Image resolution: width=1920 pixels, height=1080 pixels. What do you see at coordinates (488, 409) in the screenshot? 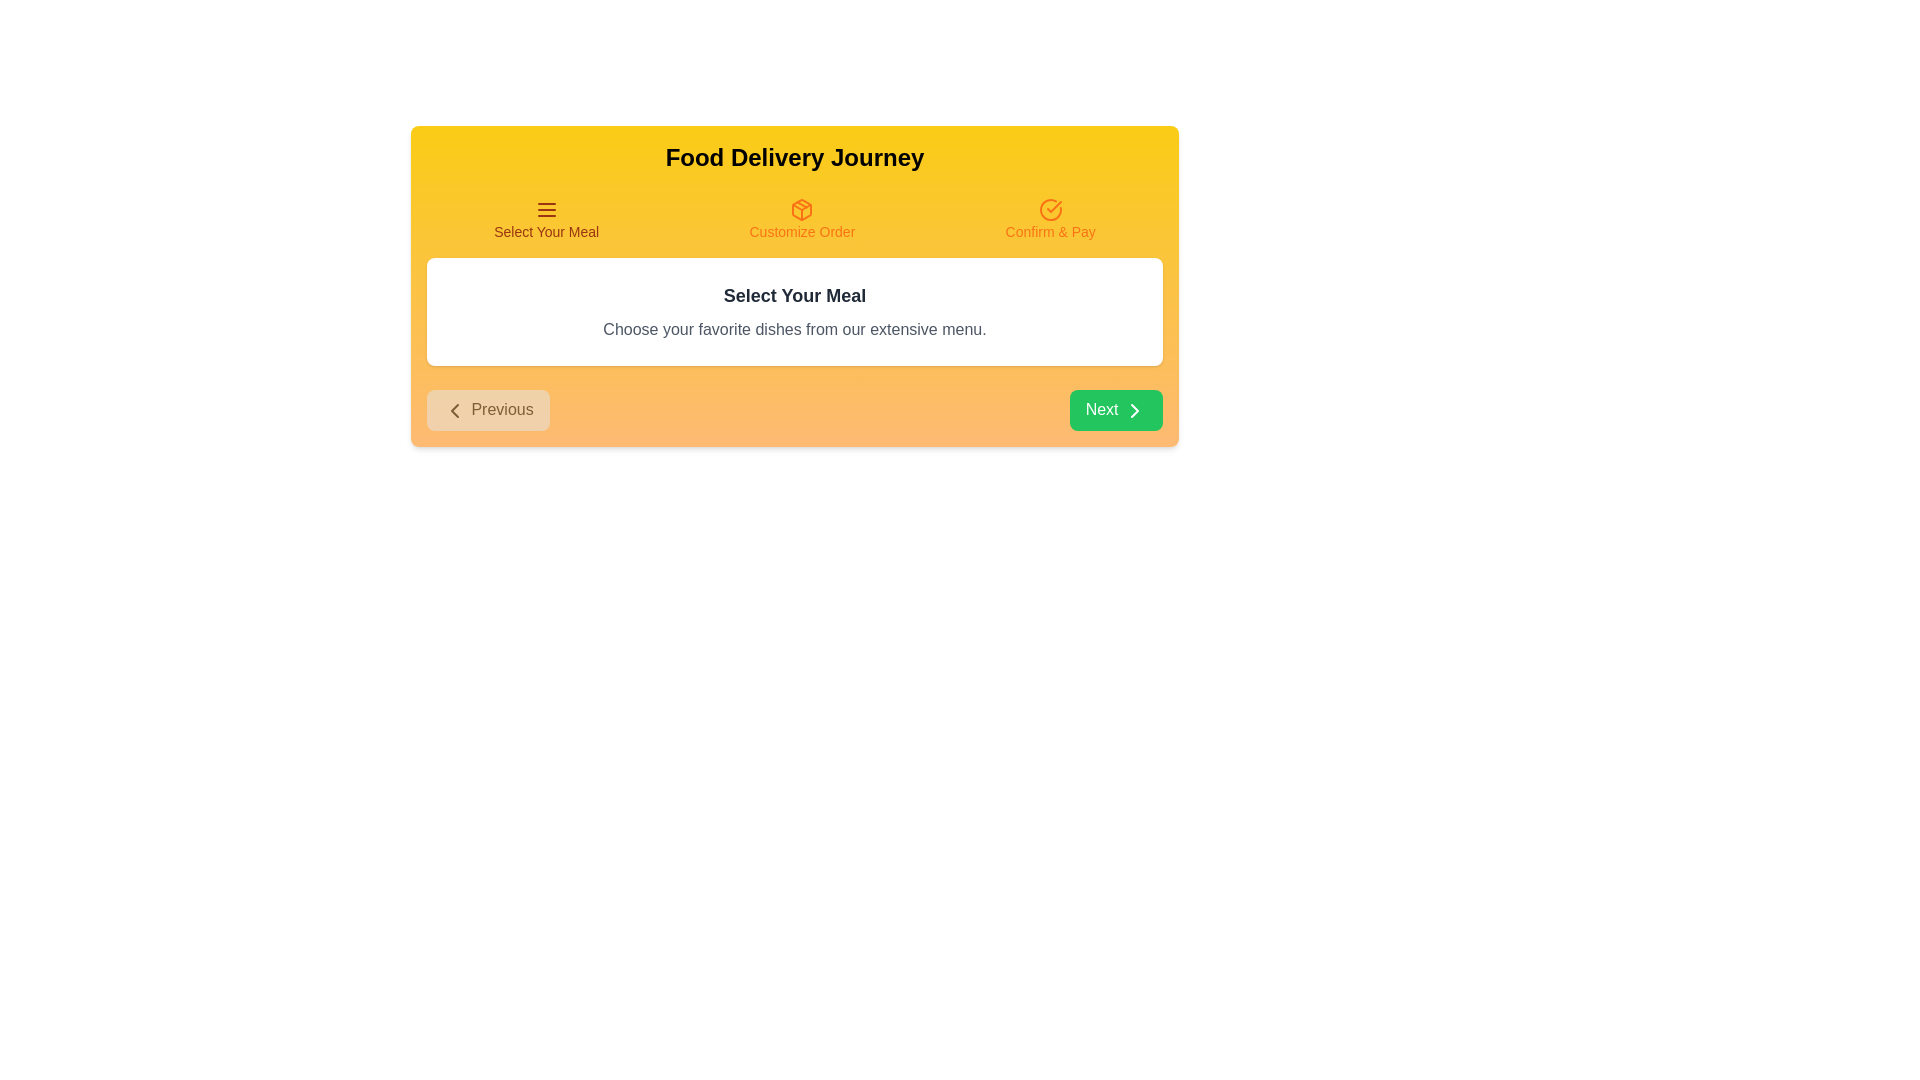
I see `the 'Previous' button, which has a rounded rectangle shape, a light gray background, and the text 'Previous' with a leftward arrow icon` at bounding box center [488, 409].